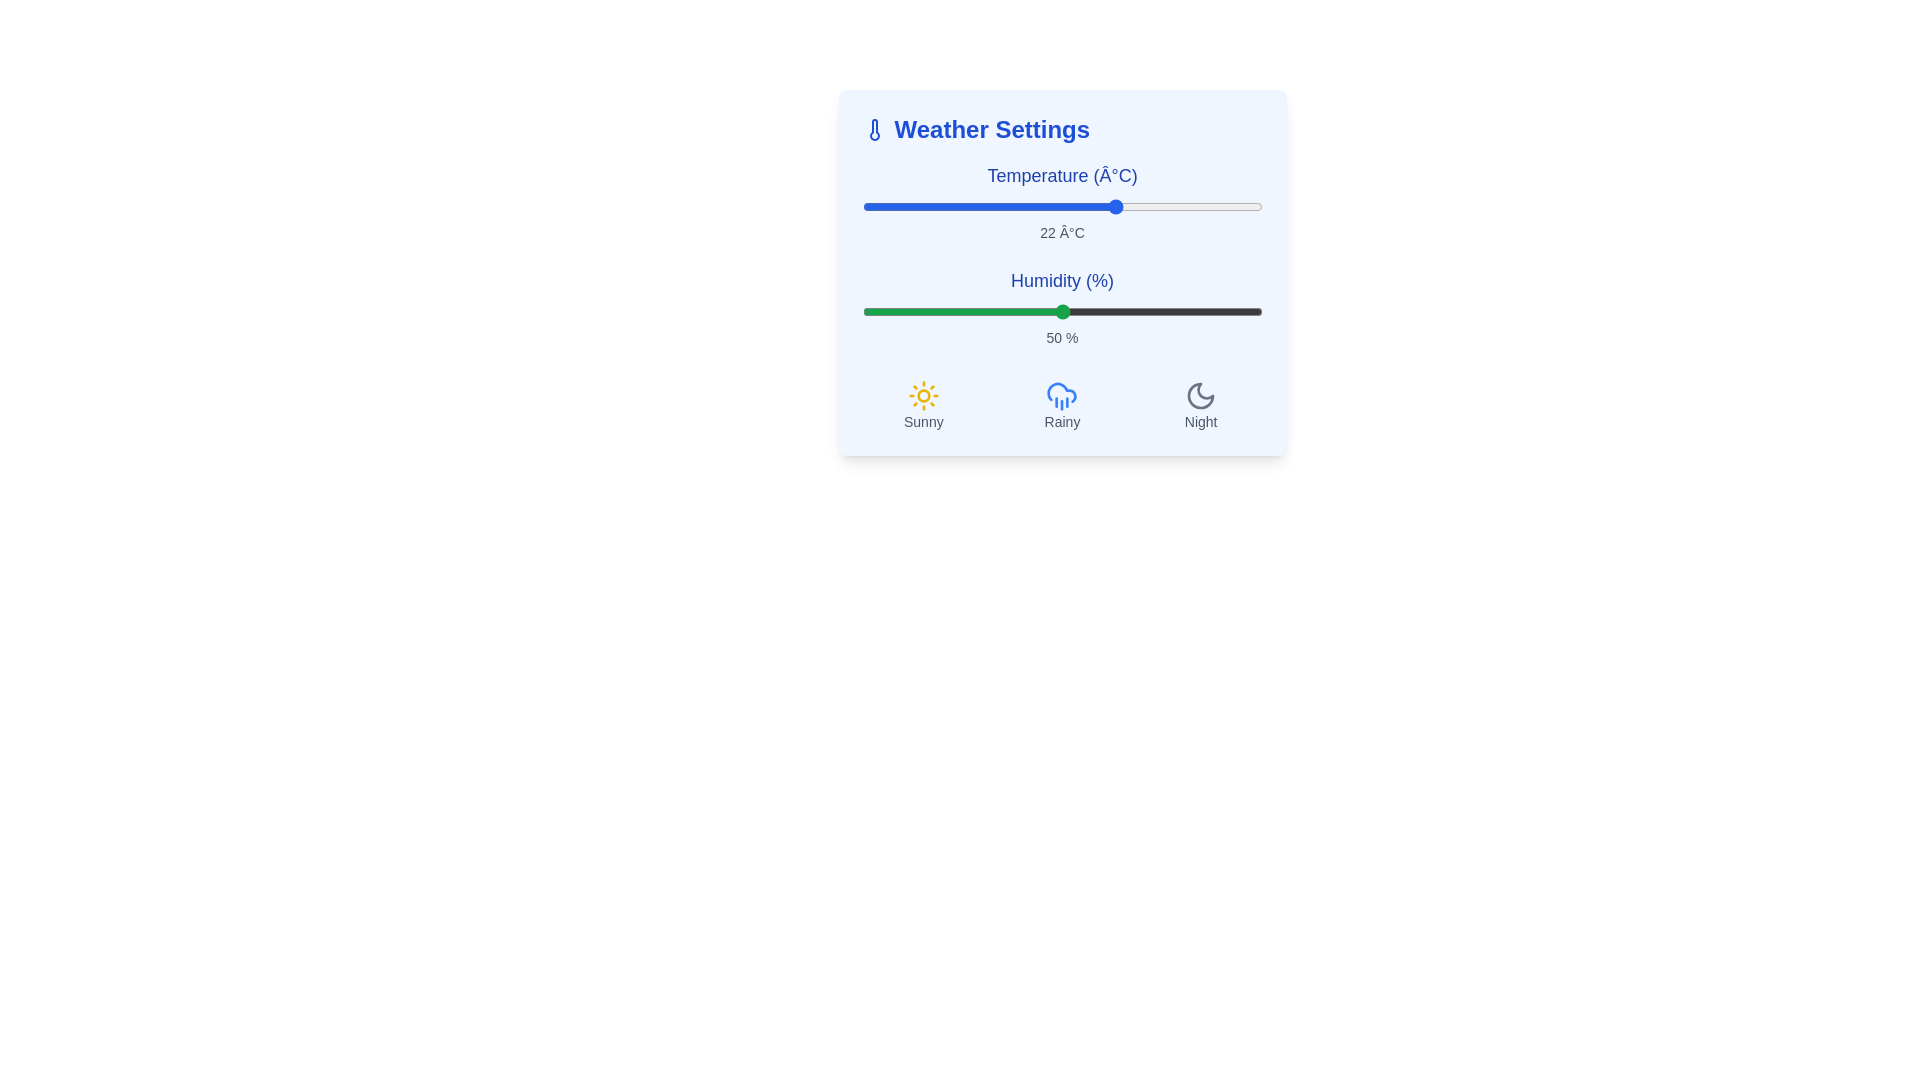  I want to click on the 'Rainy' icon, which is a blue cloud with raindrops and has the label 'Rainy' below it, so click(1061, 405).